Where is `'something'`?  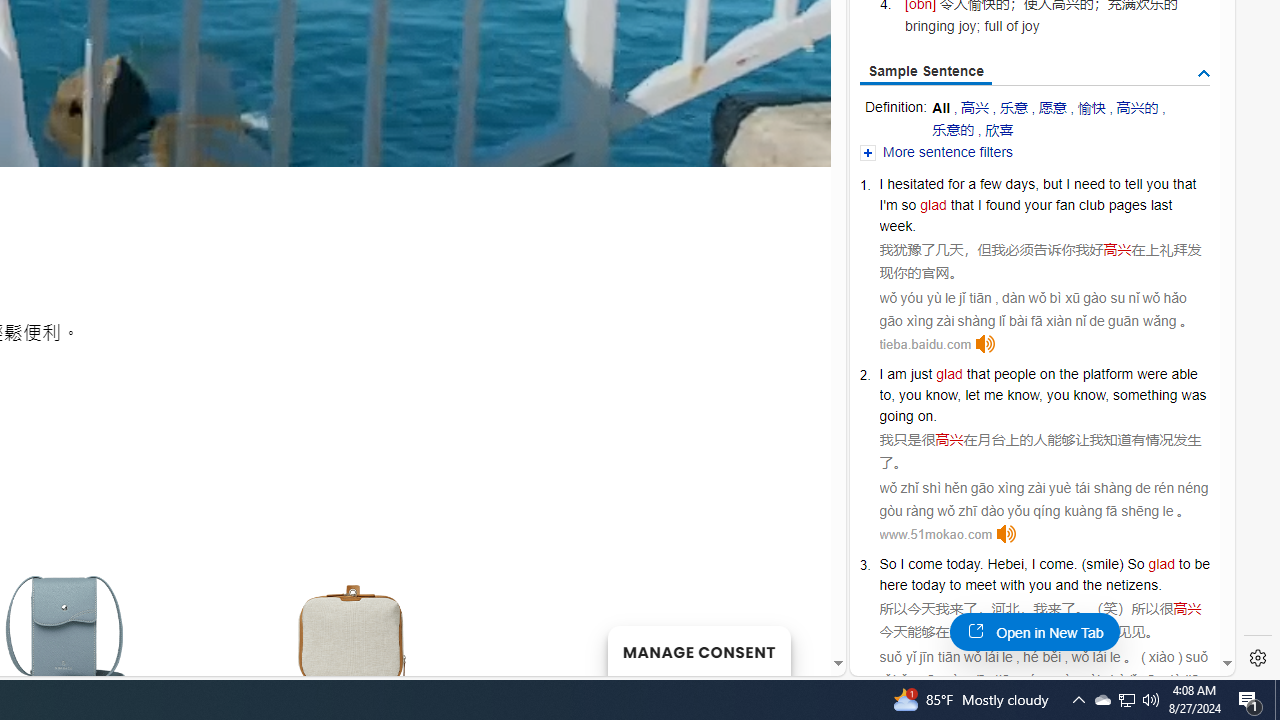
'something' is located at coordinates (1145, 395).